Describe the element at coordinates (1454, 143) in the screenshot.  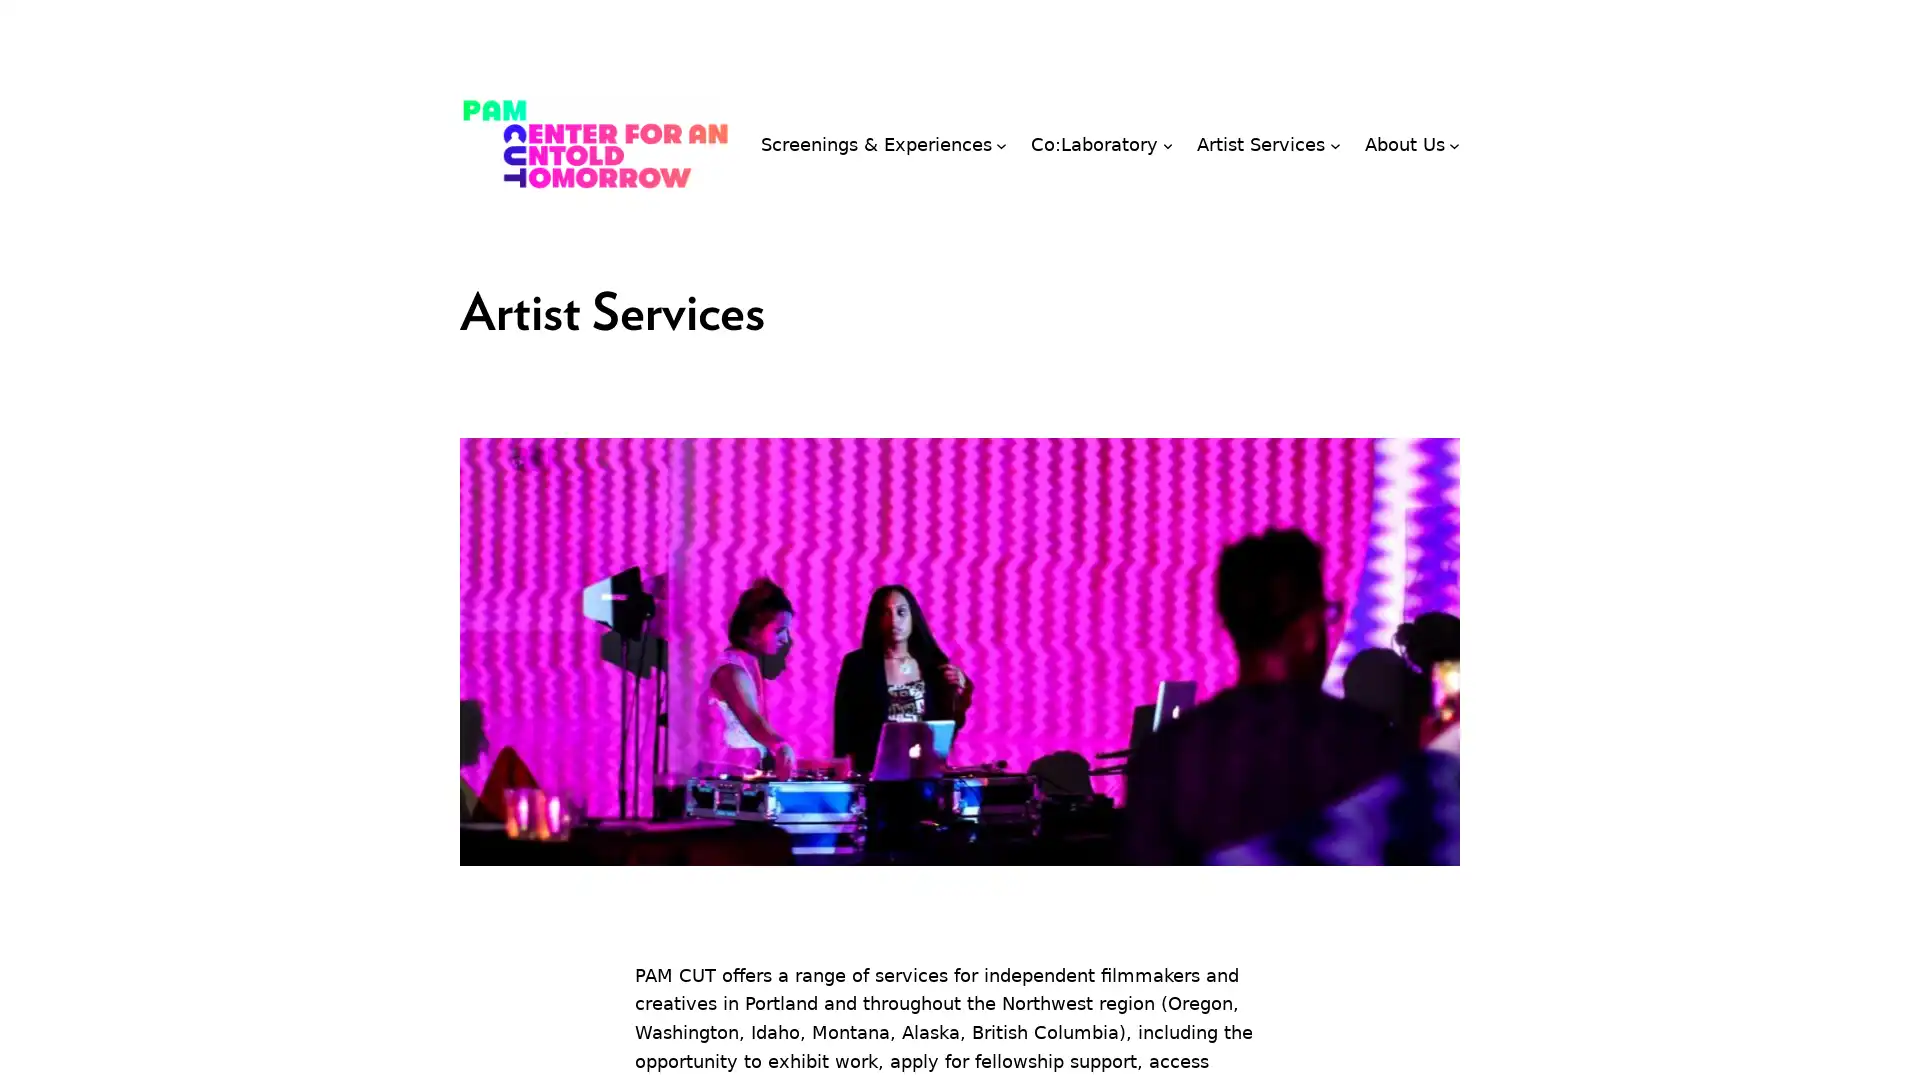
I see `About Us submenu` at that location.